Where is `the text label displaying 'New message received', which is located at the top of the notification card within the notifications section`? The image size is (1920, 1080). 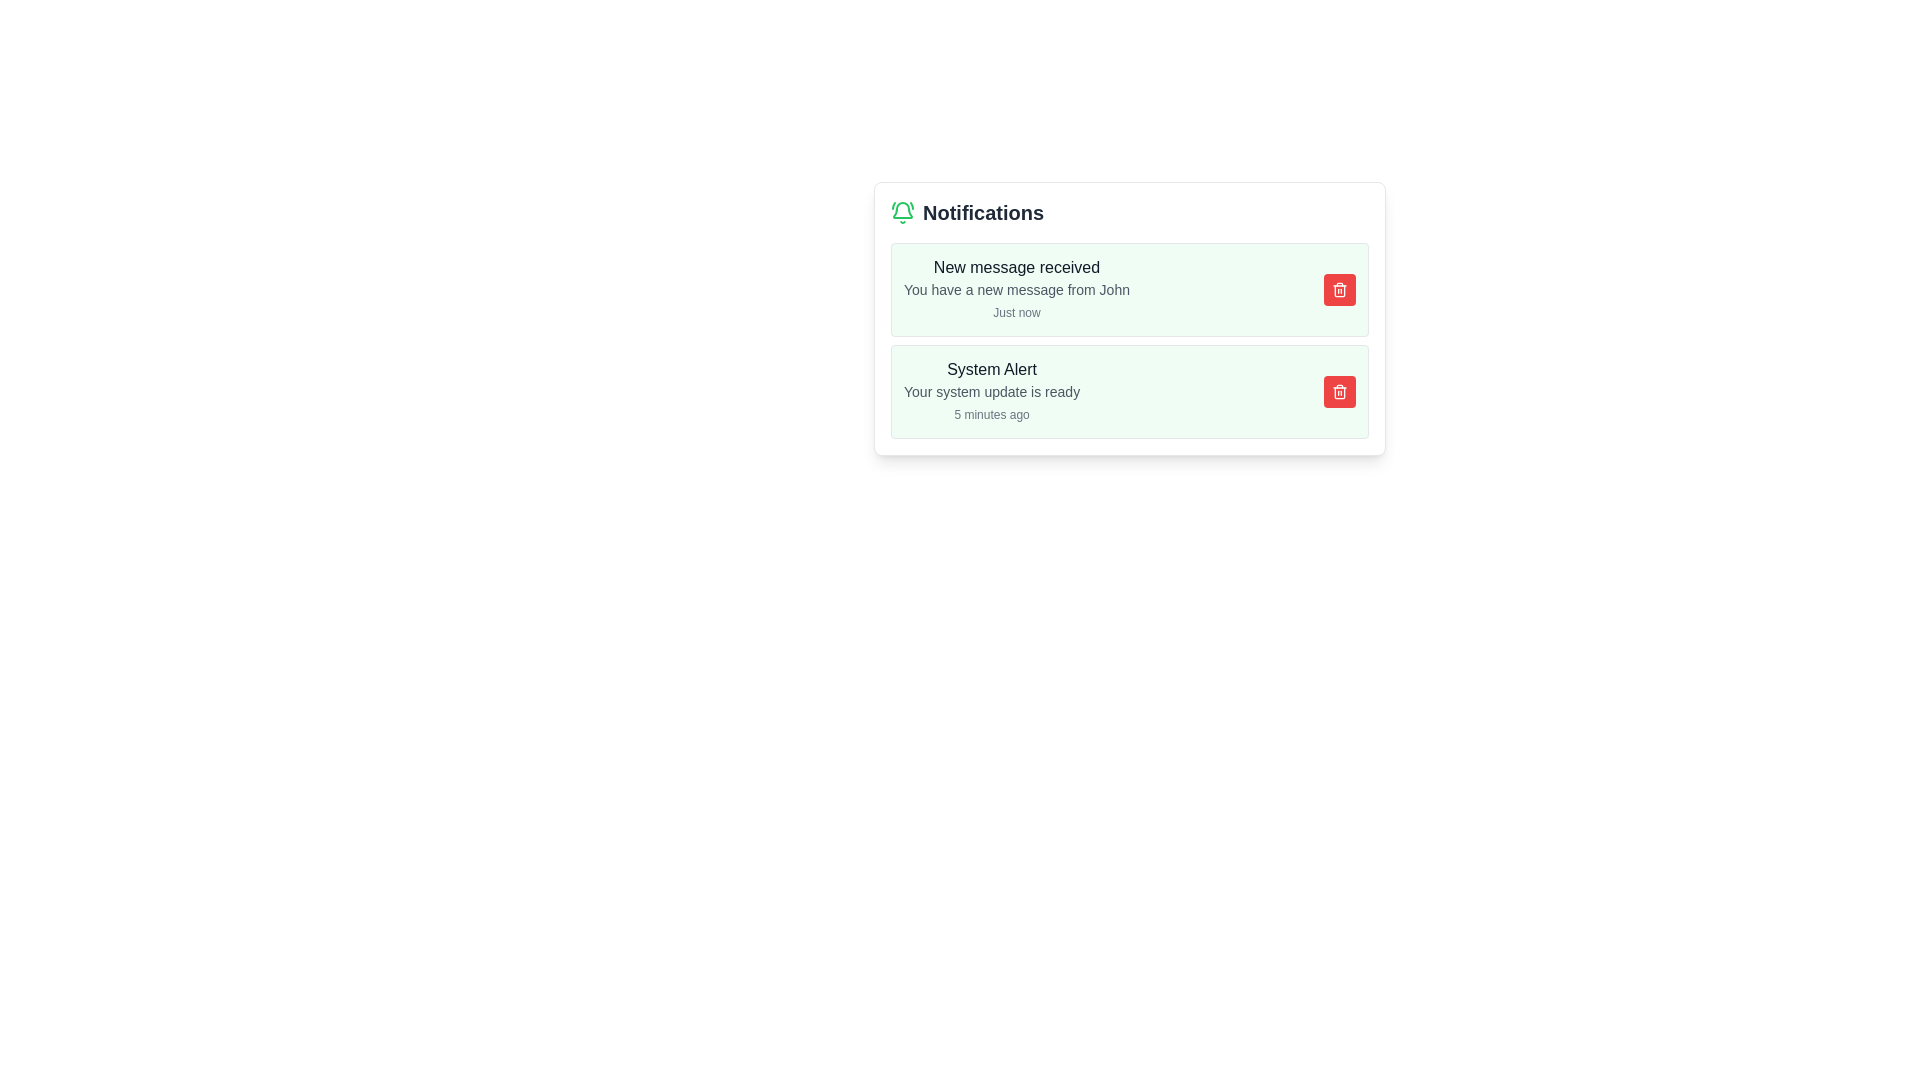 the text label displaying 'New message received', which is located at the top of the notification card within the notifications section is located at coordinates (1017, 266).